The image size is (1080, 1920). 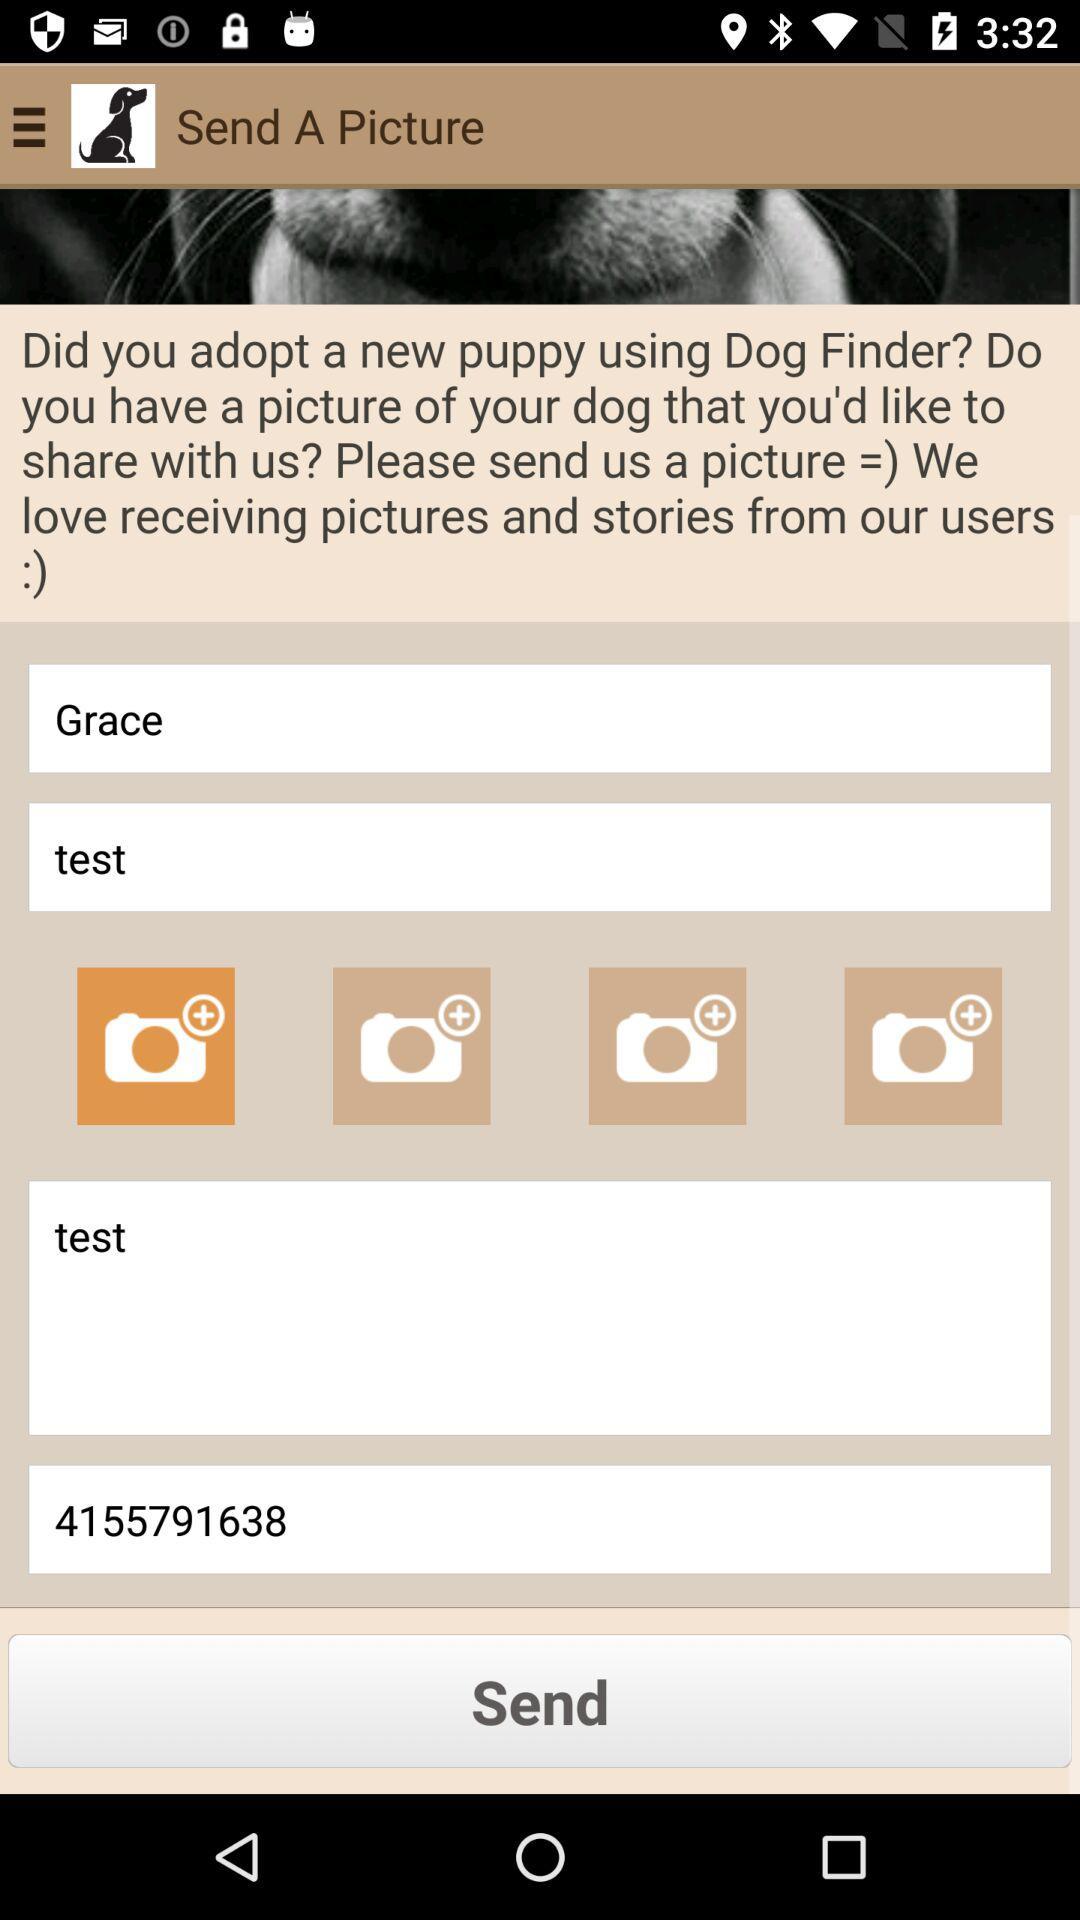 I want to click on the third camera button of the page, so click(x=667, y=1045).